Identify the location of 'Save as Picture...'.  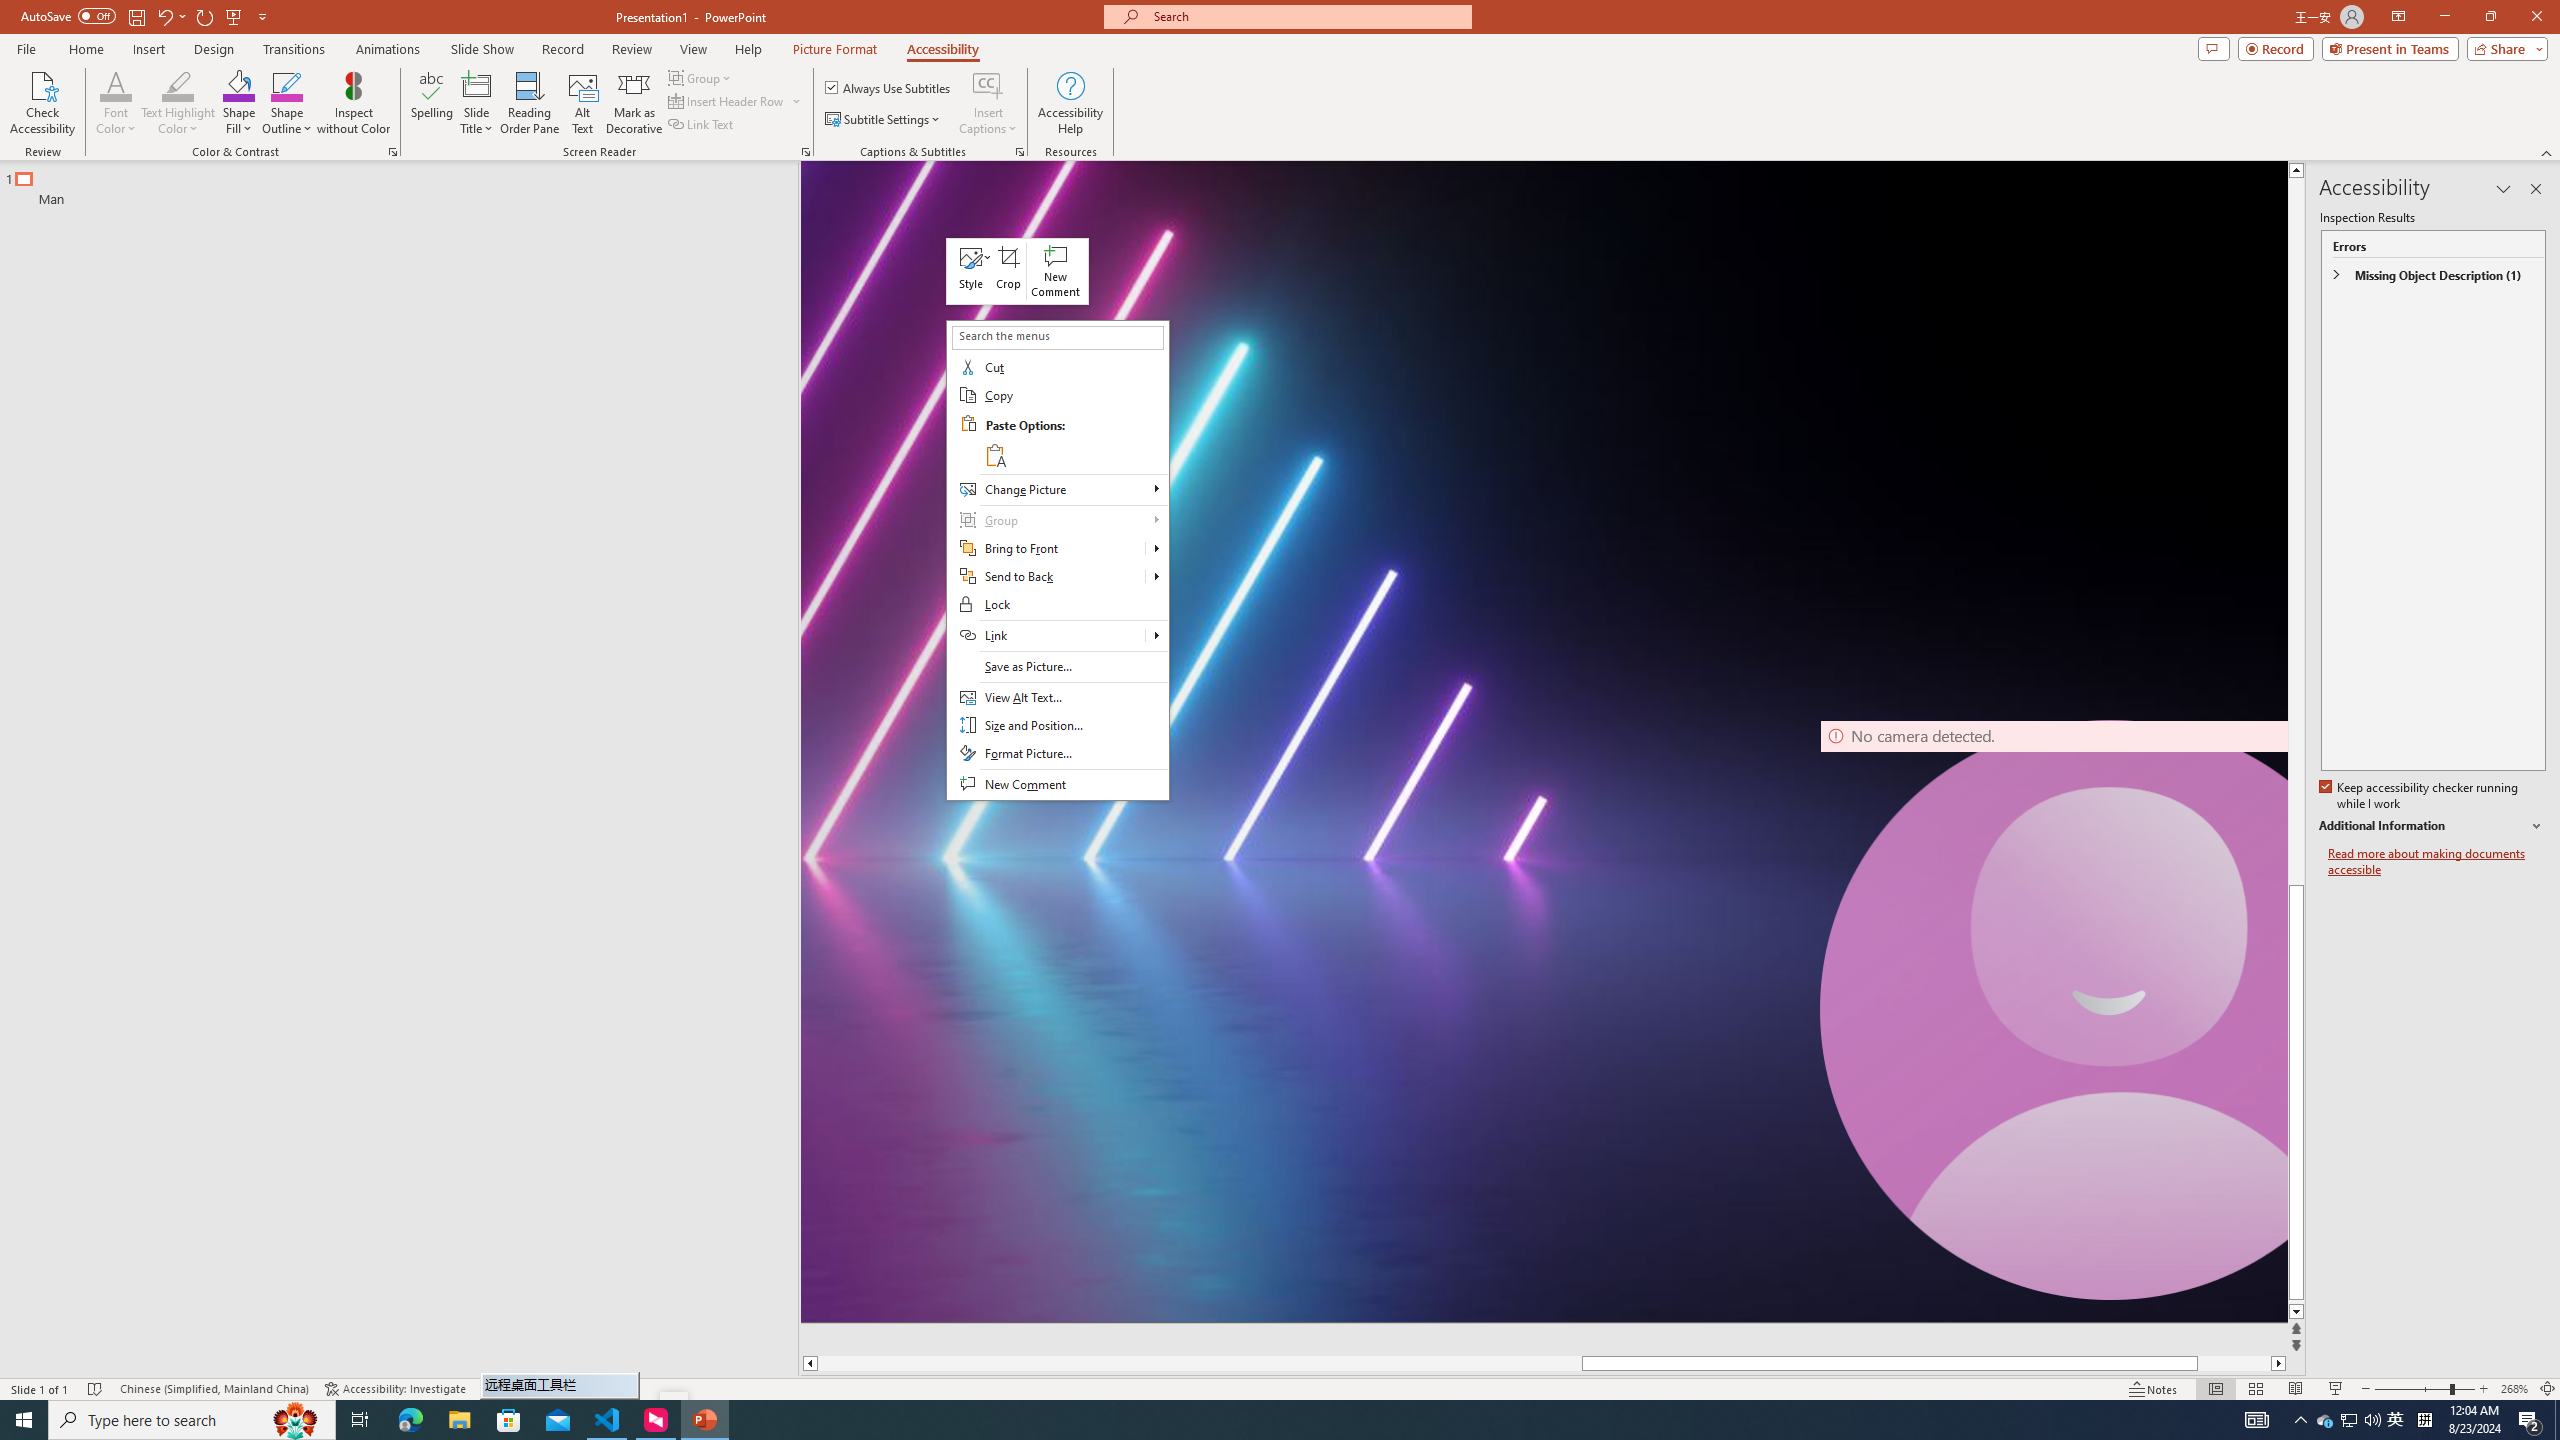
(1056, 666).